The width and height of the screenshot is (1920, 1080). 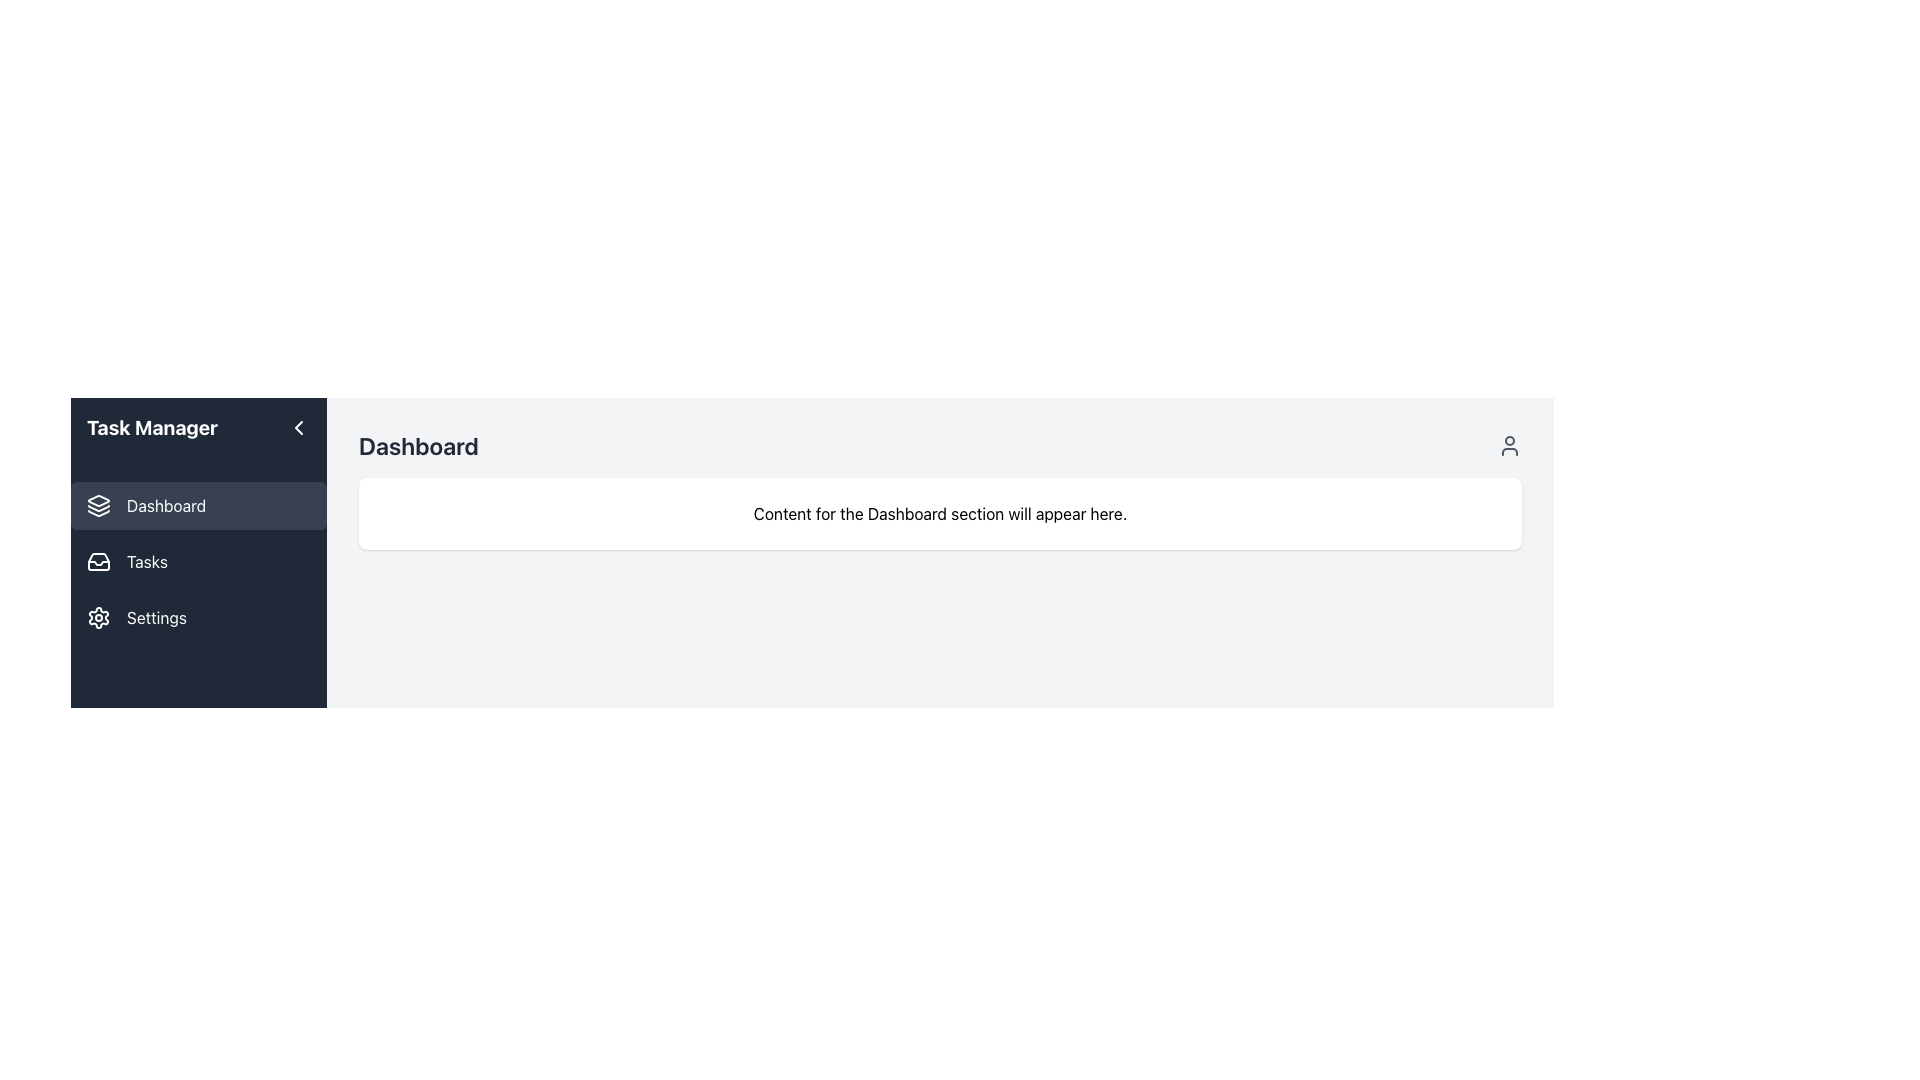 What do you see at coordinates (98, 616) in the screenshot?
I see `the cogwheel icon located beside the 'Settings' label in the left sidebar menu` at bounding box center [98, 616].